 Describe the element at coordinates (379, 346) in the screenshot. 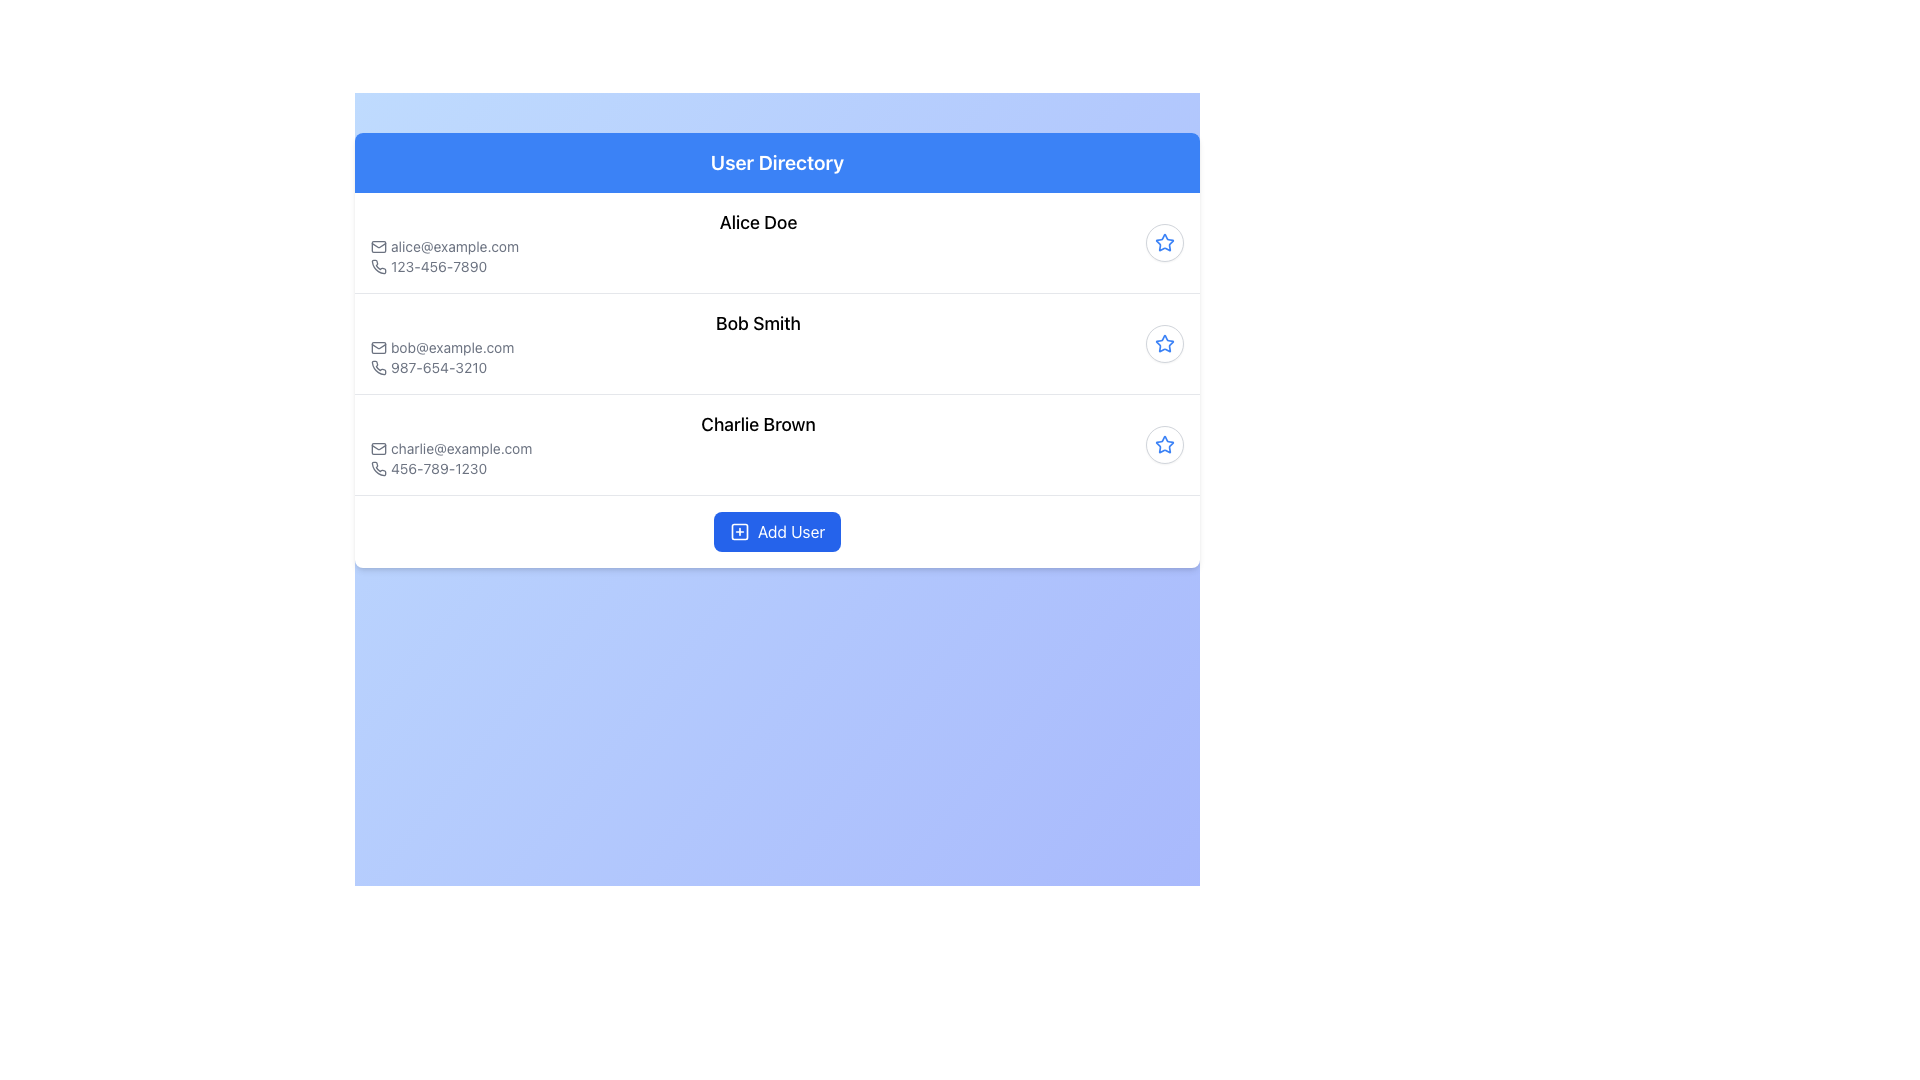

I see `the mail icon component that visually indicates the email address field for 'bob@example.com' in the user directory` at that location.